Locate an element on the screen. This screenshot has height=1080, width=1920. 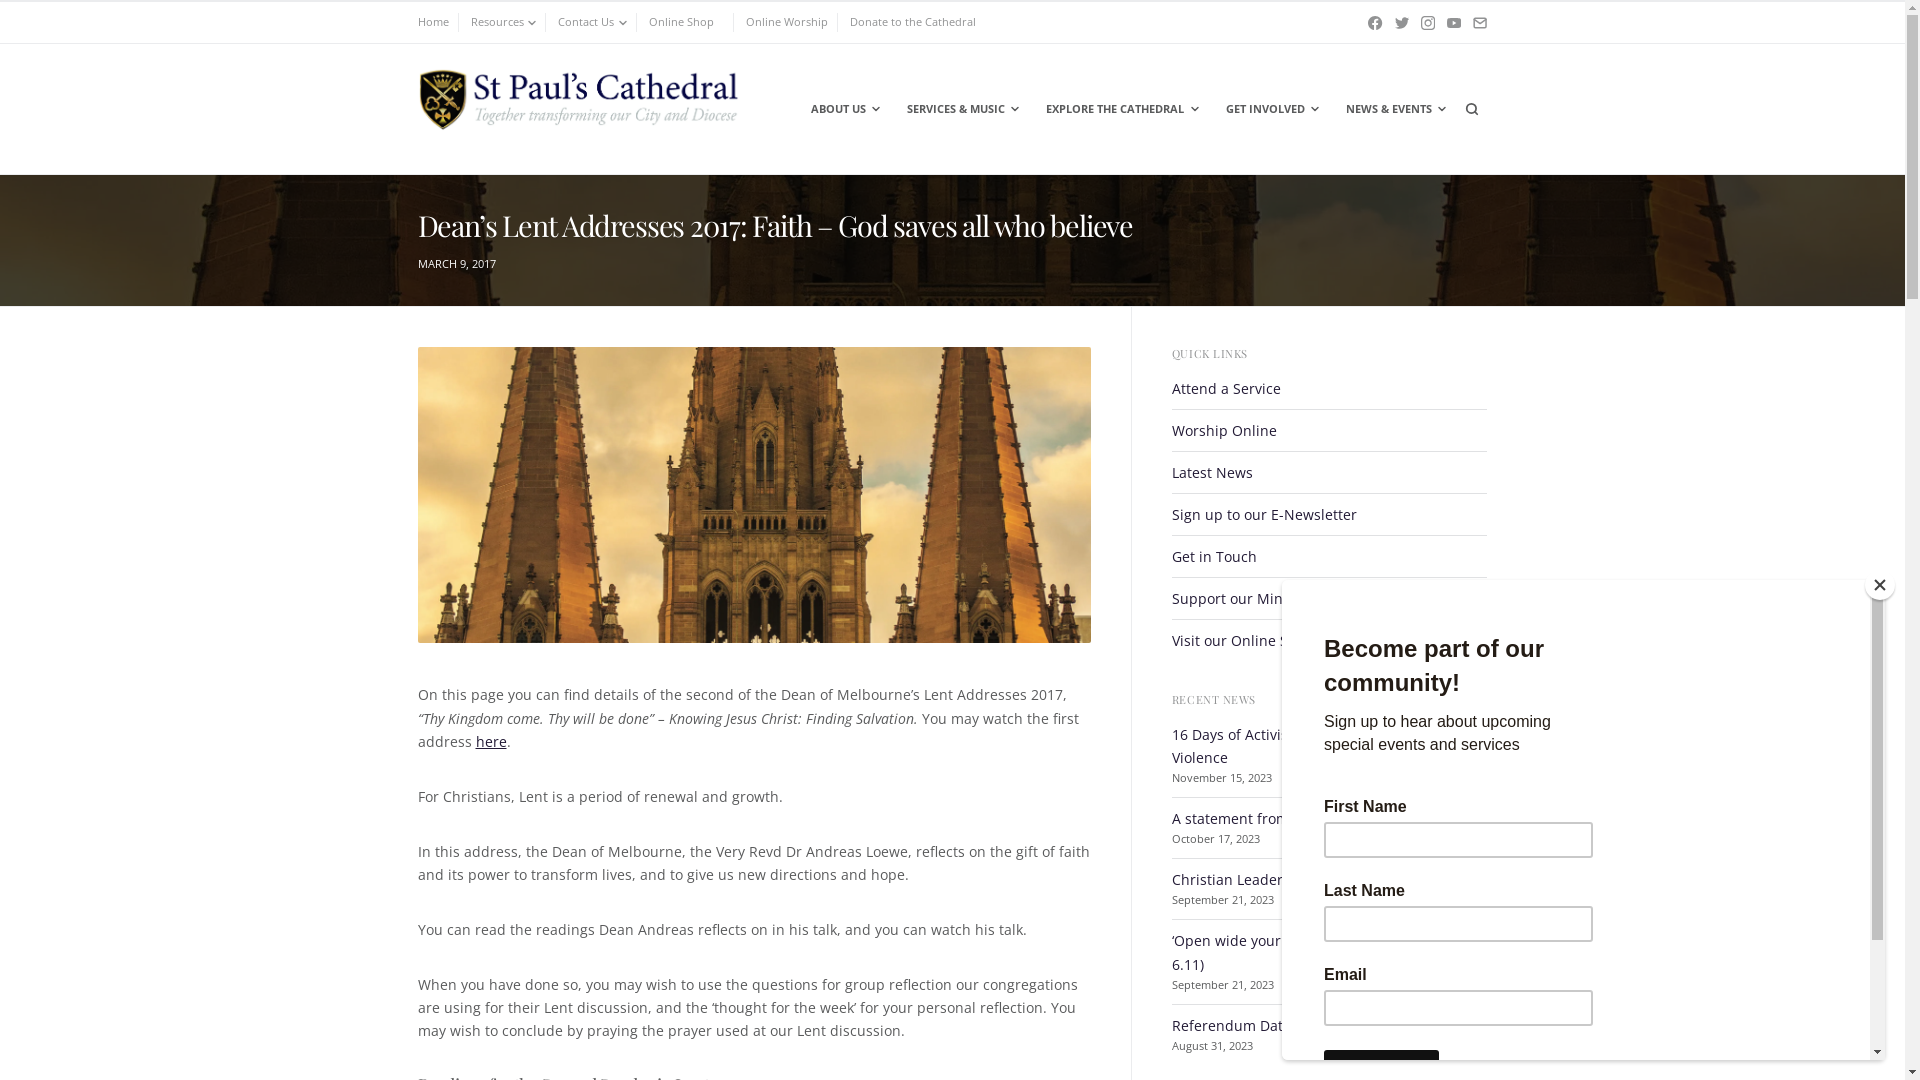
'Visit our Online Shop' is located at coordinates (1242, 640).